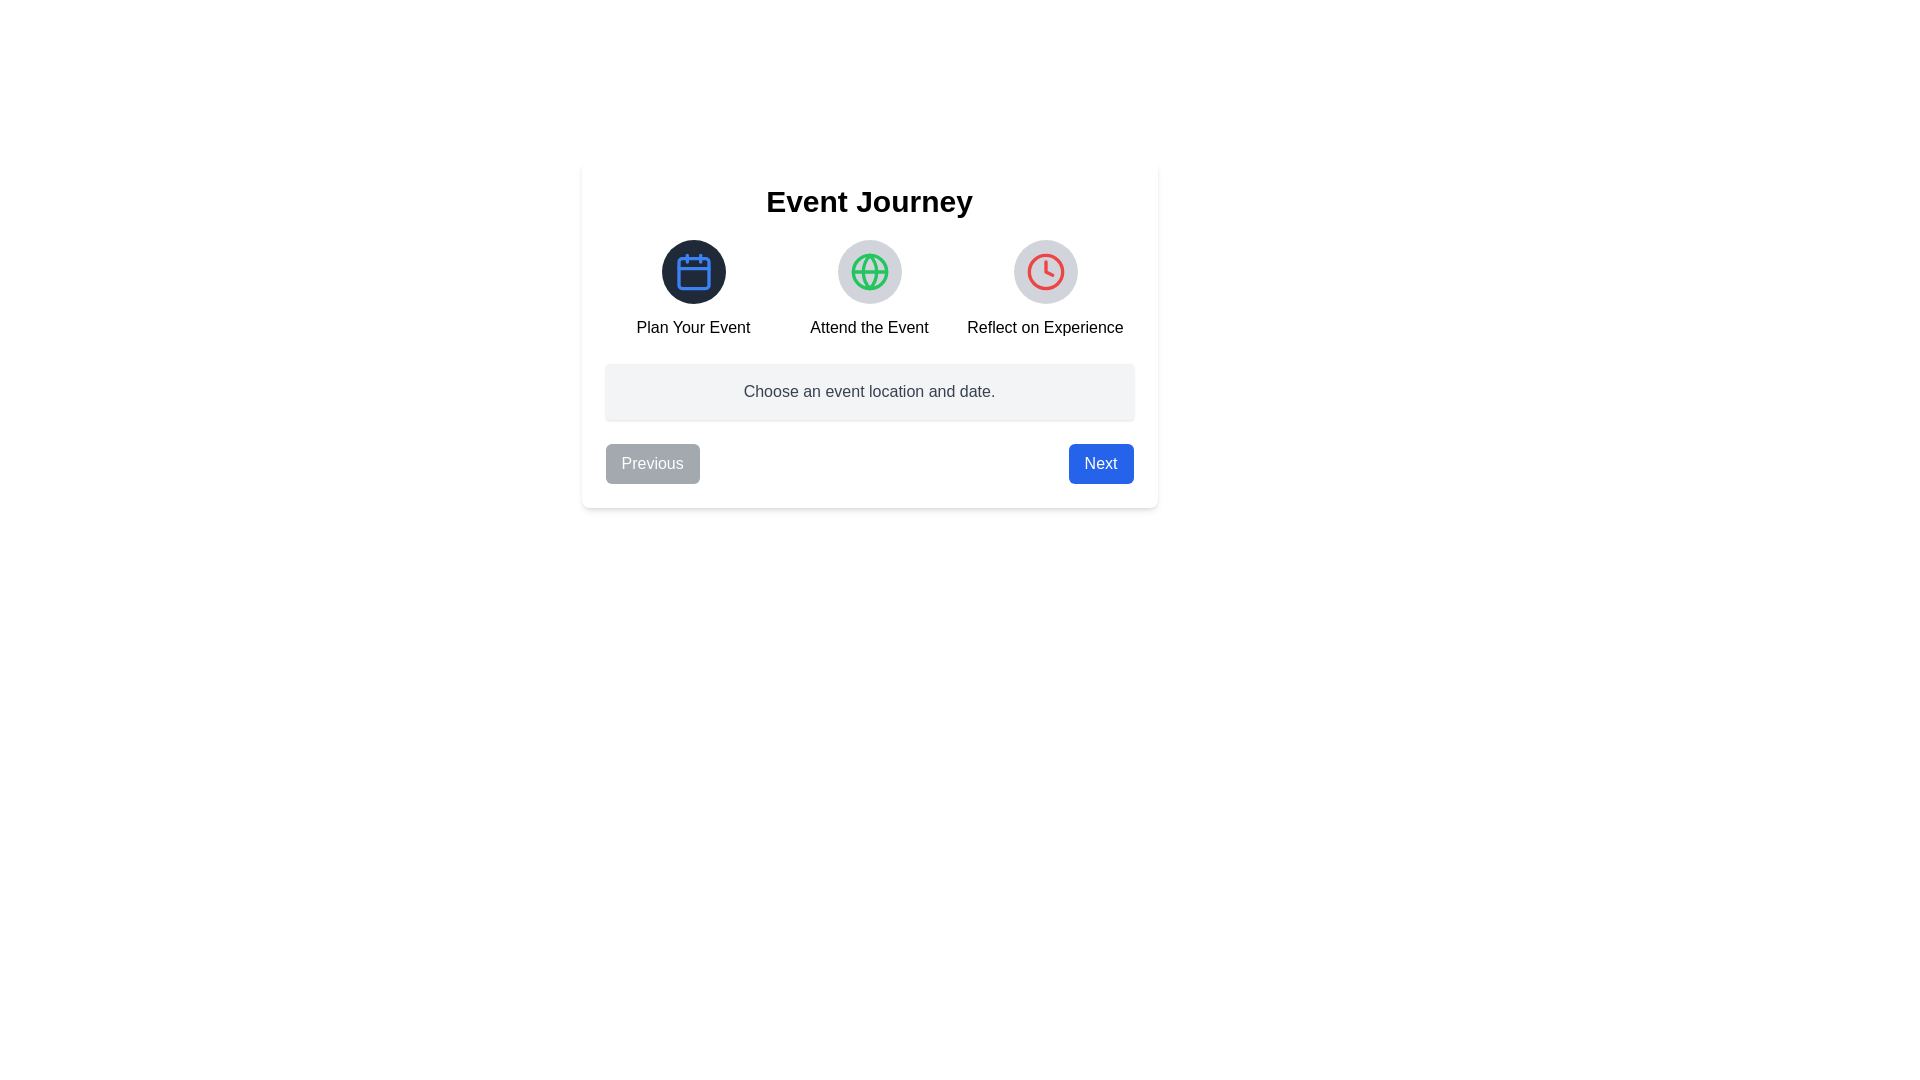 The image size is (1920, 1080). Describe the element at coordinates (1099, 463) in the screenshot. I see `the 'Next' button to navigate to the next step` at that location.